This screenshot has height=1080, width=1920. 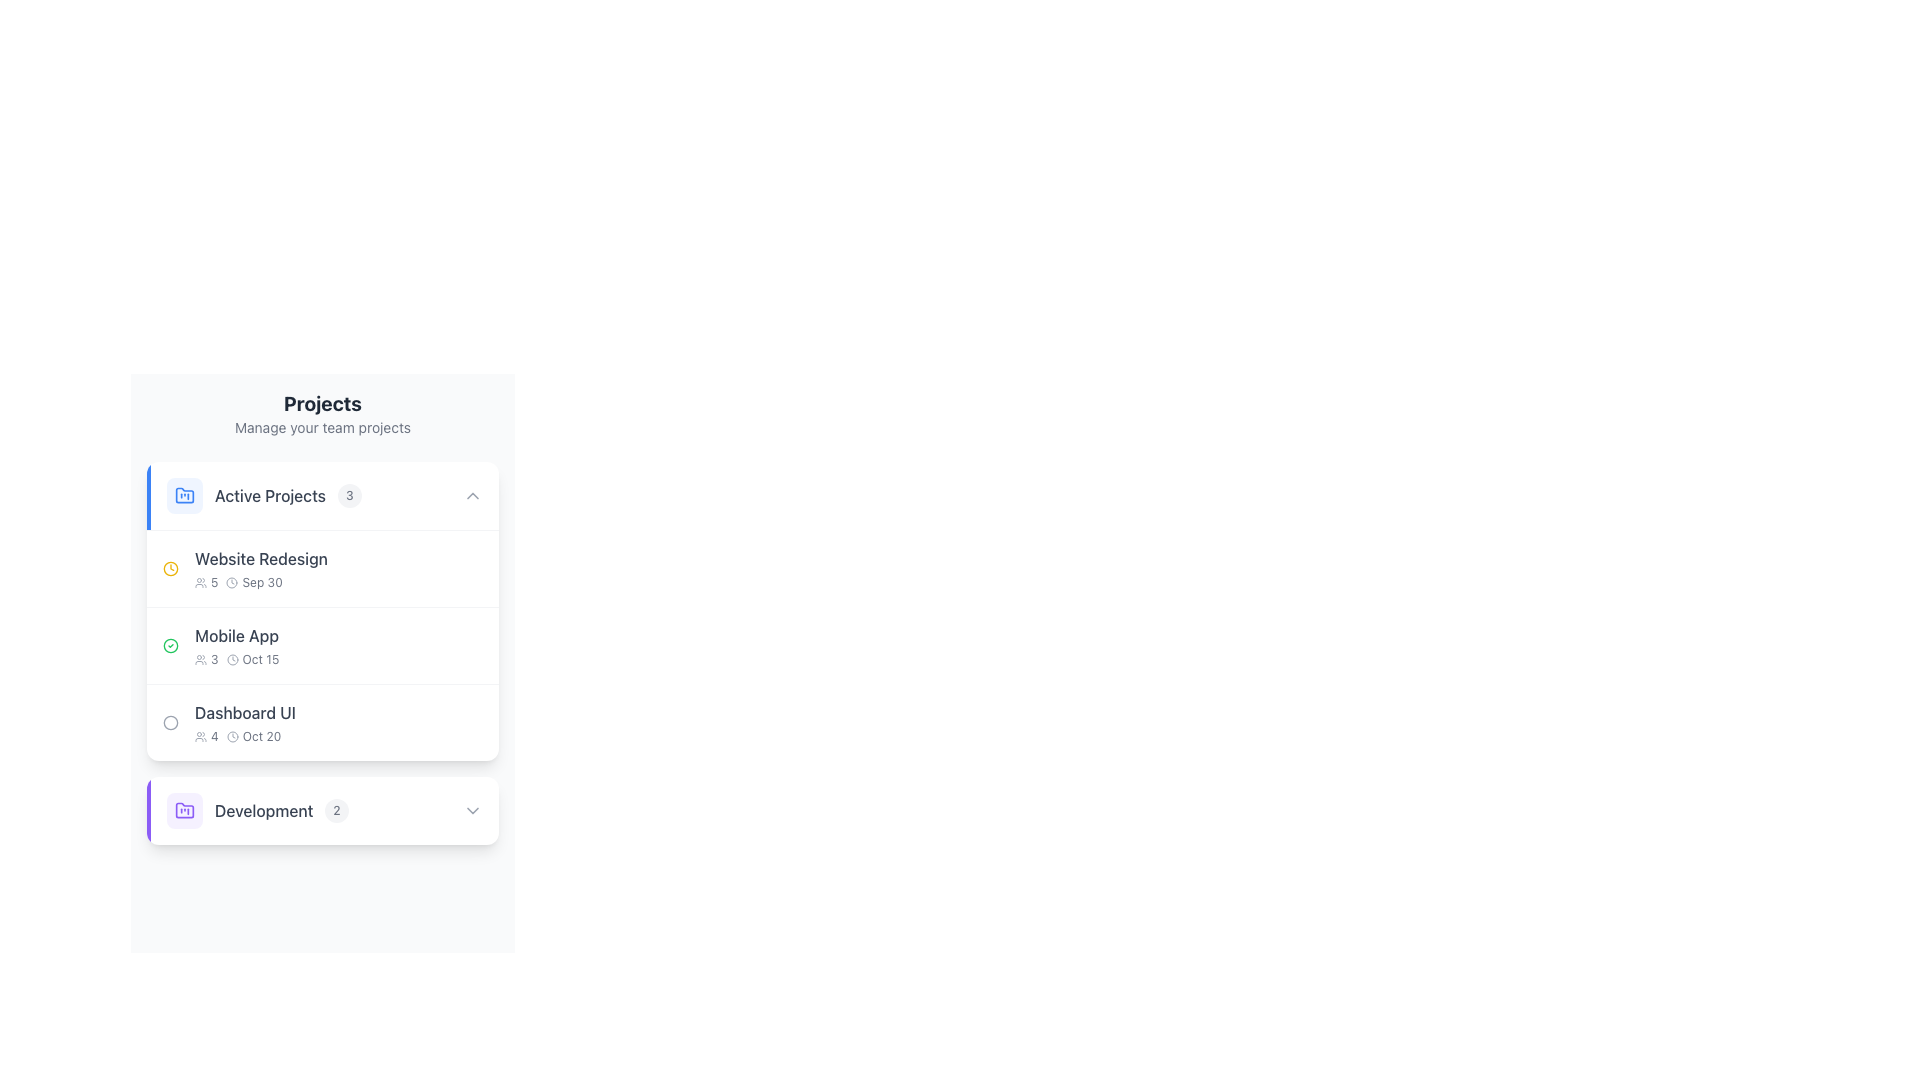 I want to click on the circle icon located at the top left of the 'Dashboard UI' row in the 'Active Projects' list, so click(x=171, y=722).